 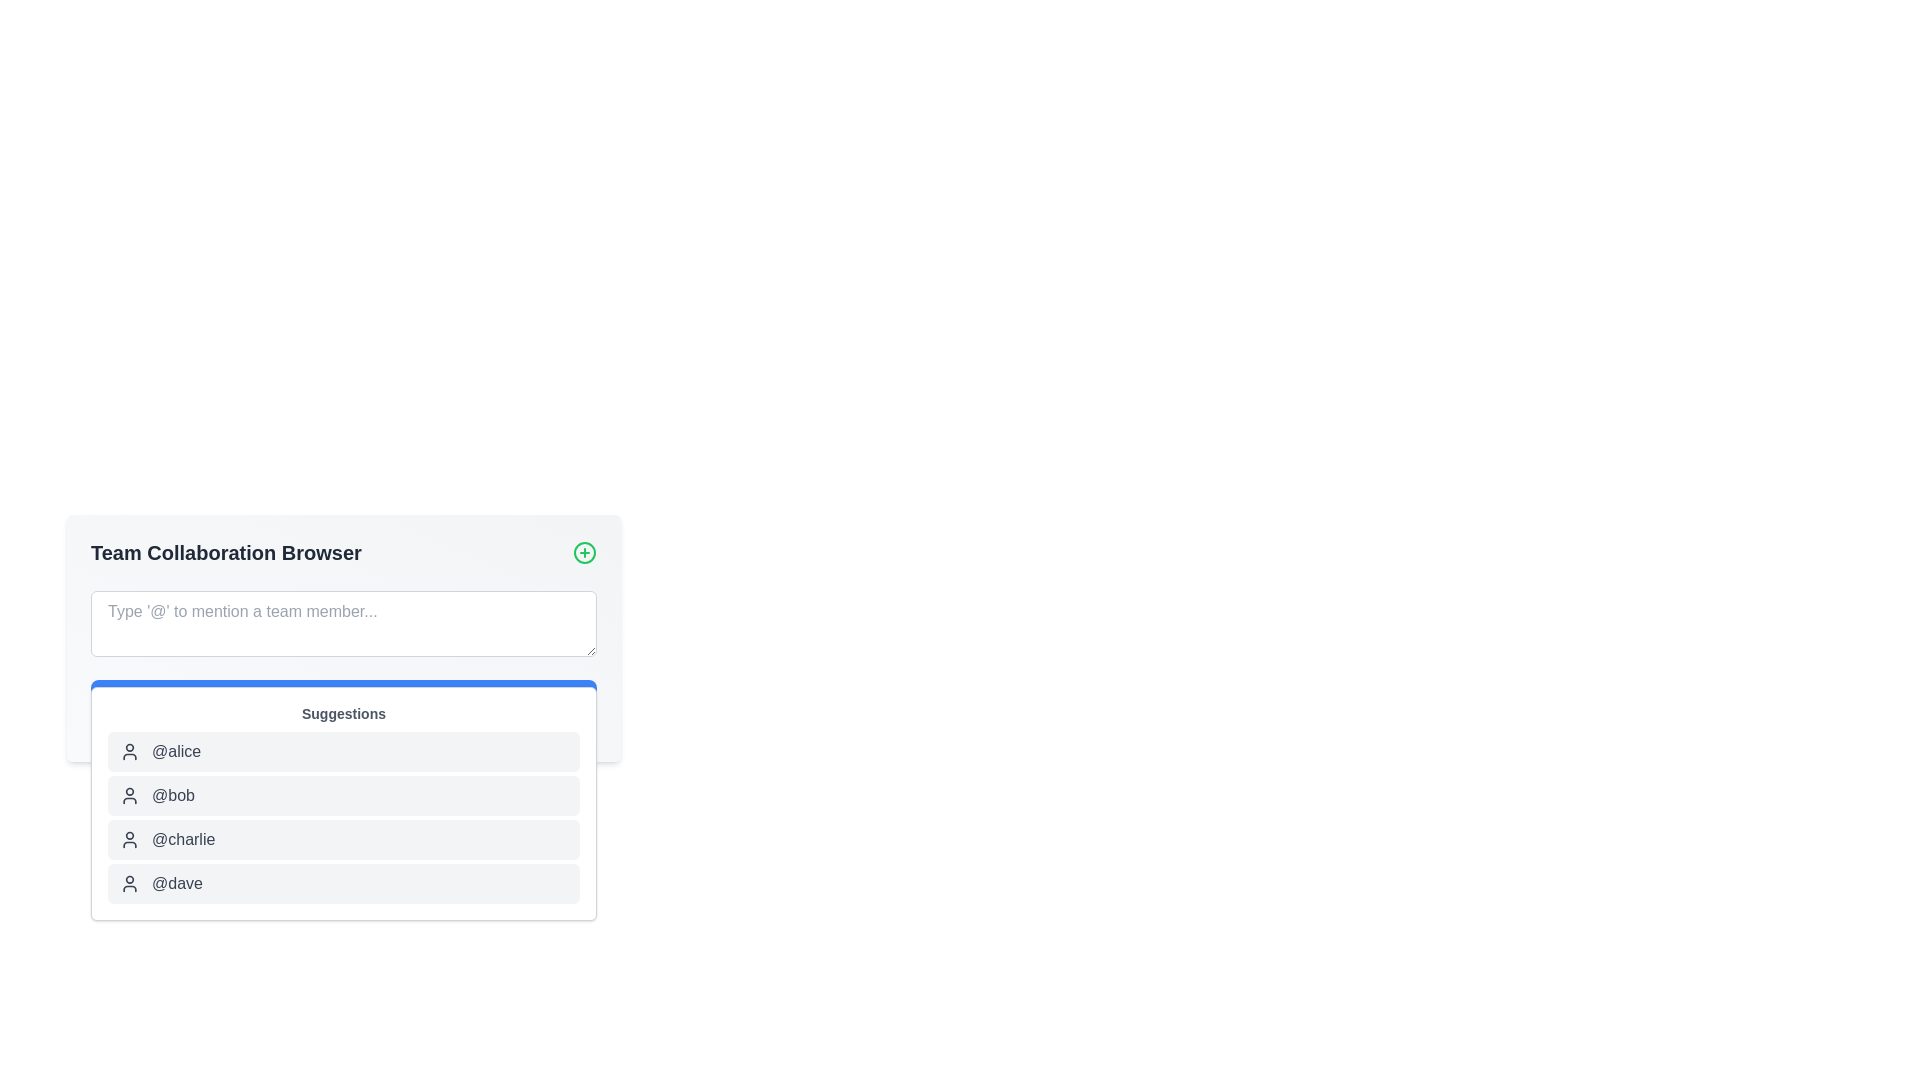 I want to click on the third list item option '@charlie' in the suggestion box, so click(x=344, y=840).